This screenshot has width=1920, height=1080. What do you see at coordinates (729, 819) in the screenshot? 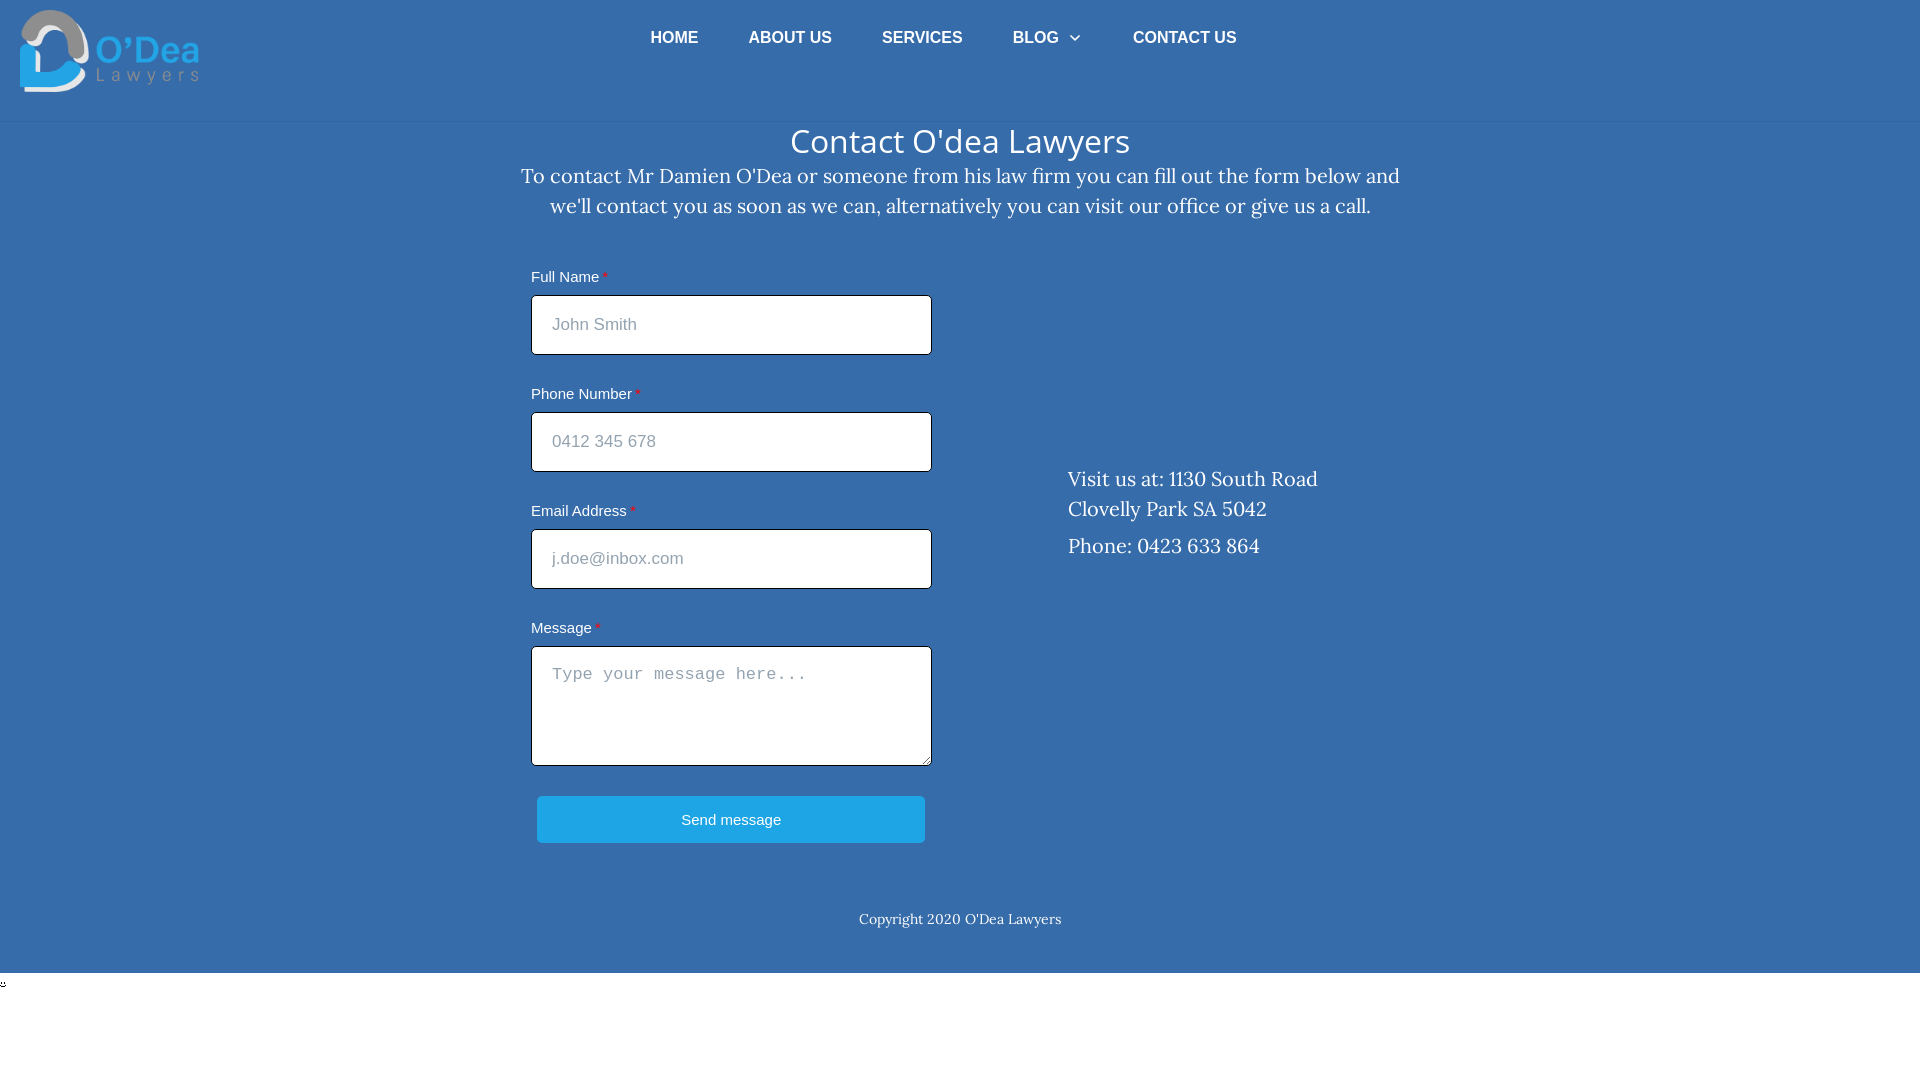
I see `'Send message'` at bounding box center [729, 819].